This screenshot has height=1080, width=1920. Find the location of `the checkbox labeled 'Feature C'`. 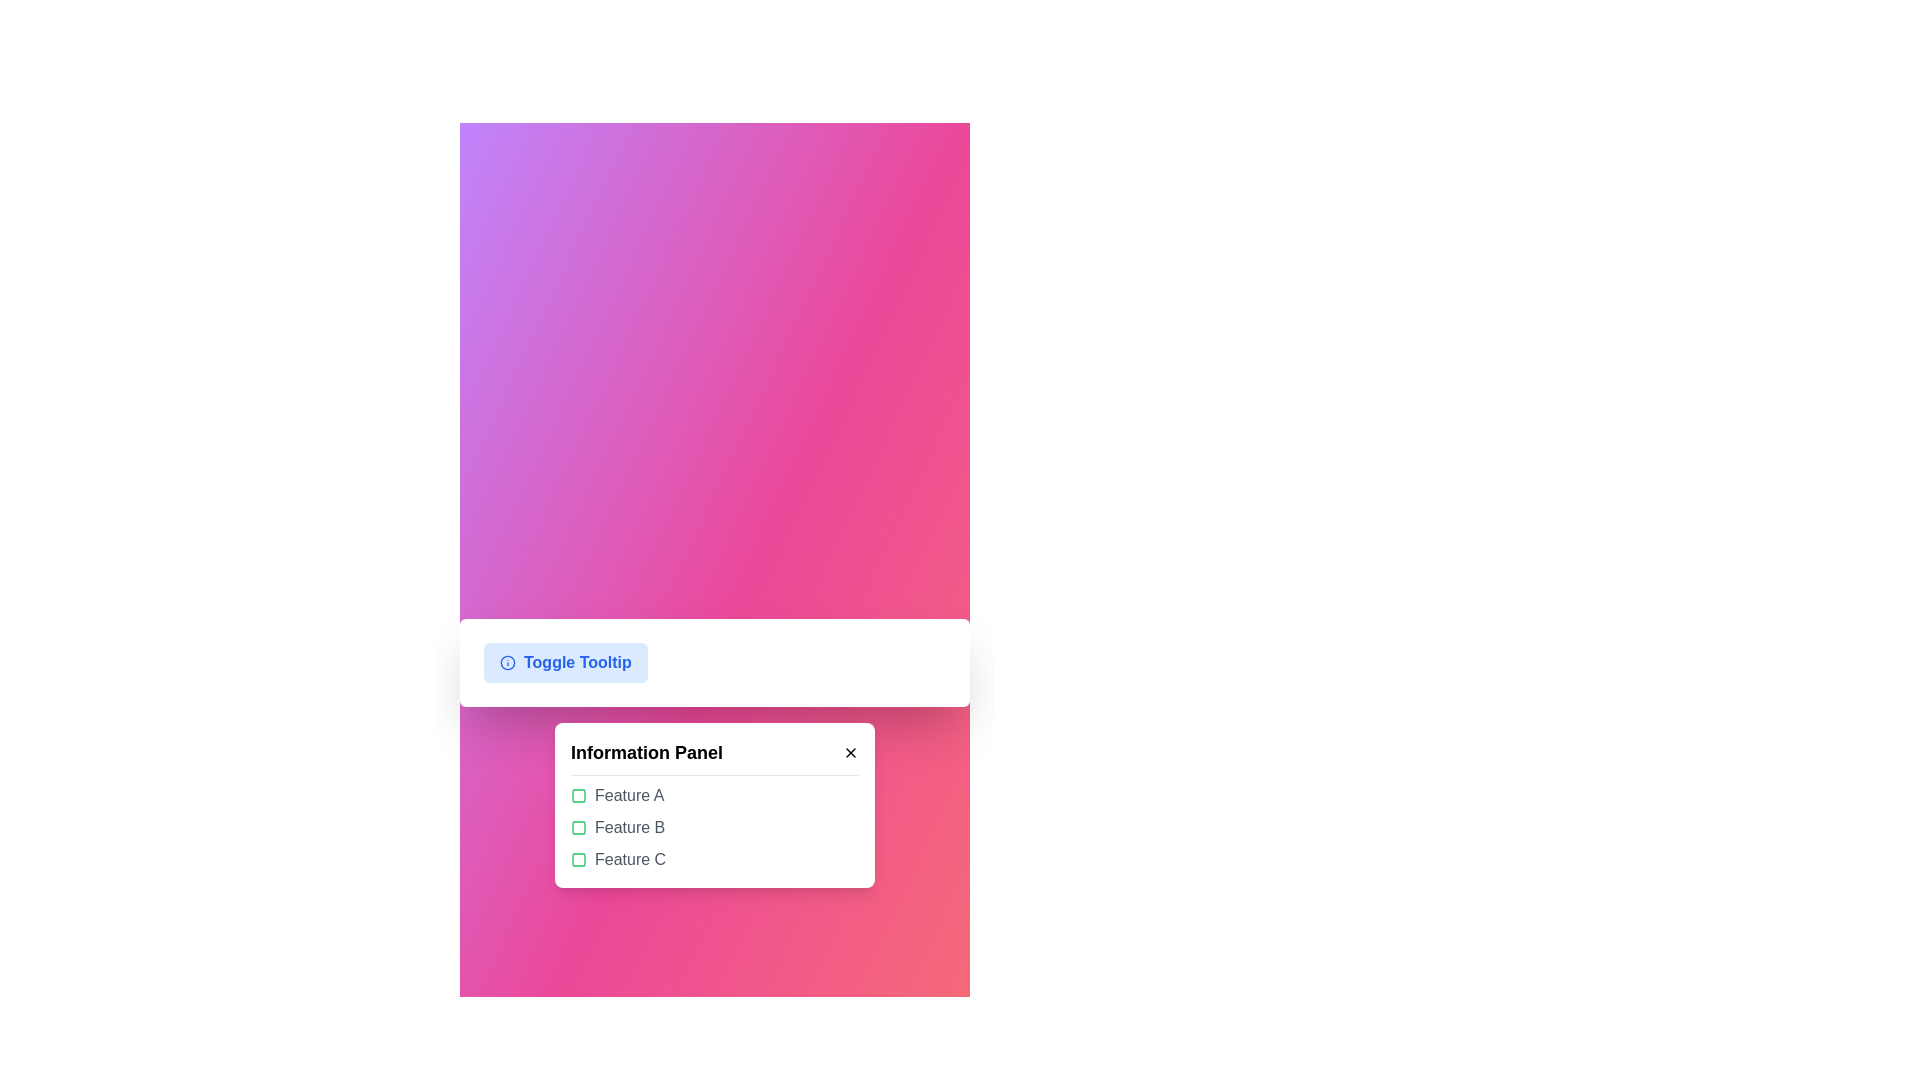

the checkbox labeled 'Feature C' is located at coordinates (715, 859).